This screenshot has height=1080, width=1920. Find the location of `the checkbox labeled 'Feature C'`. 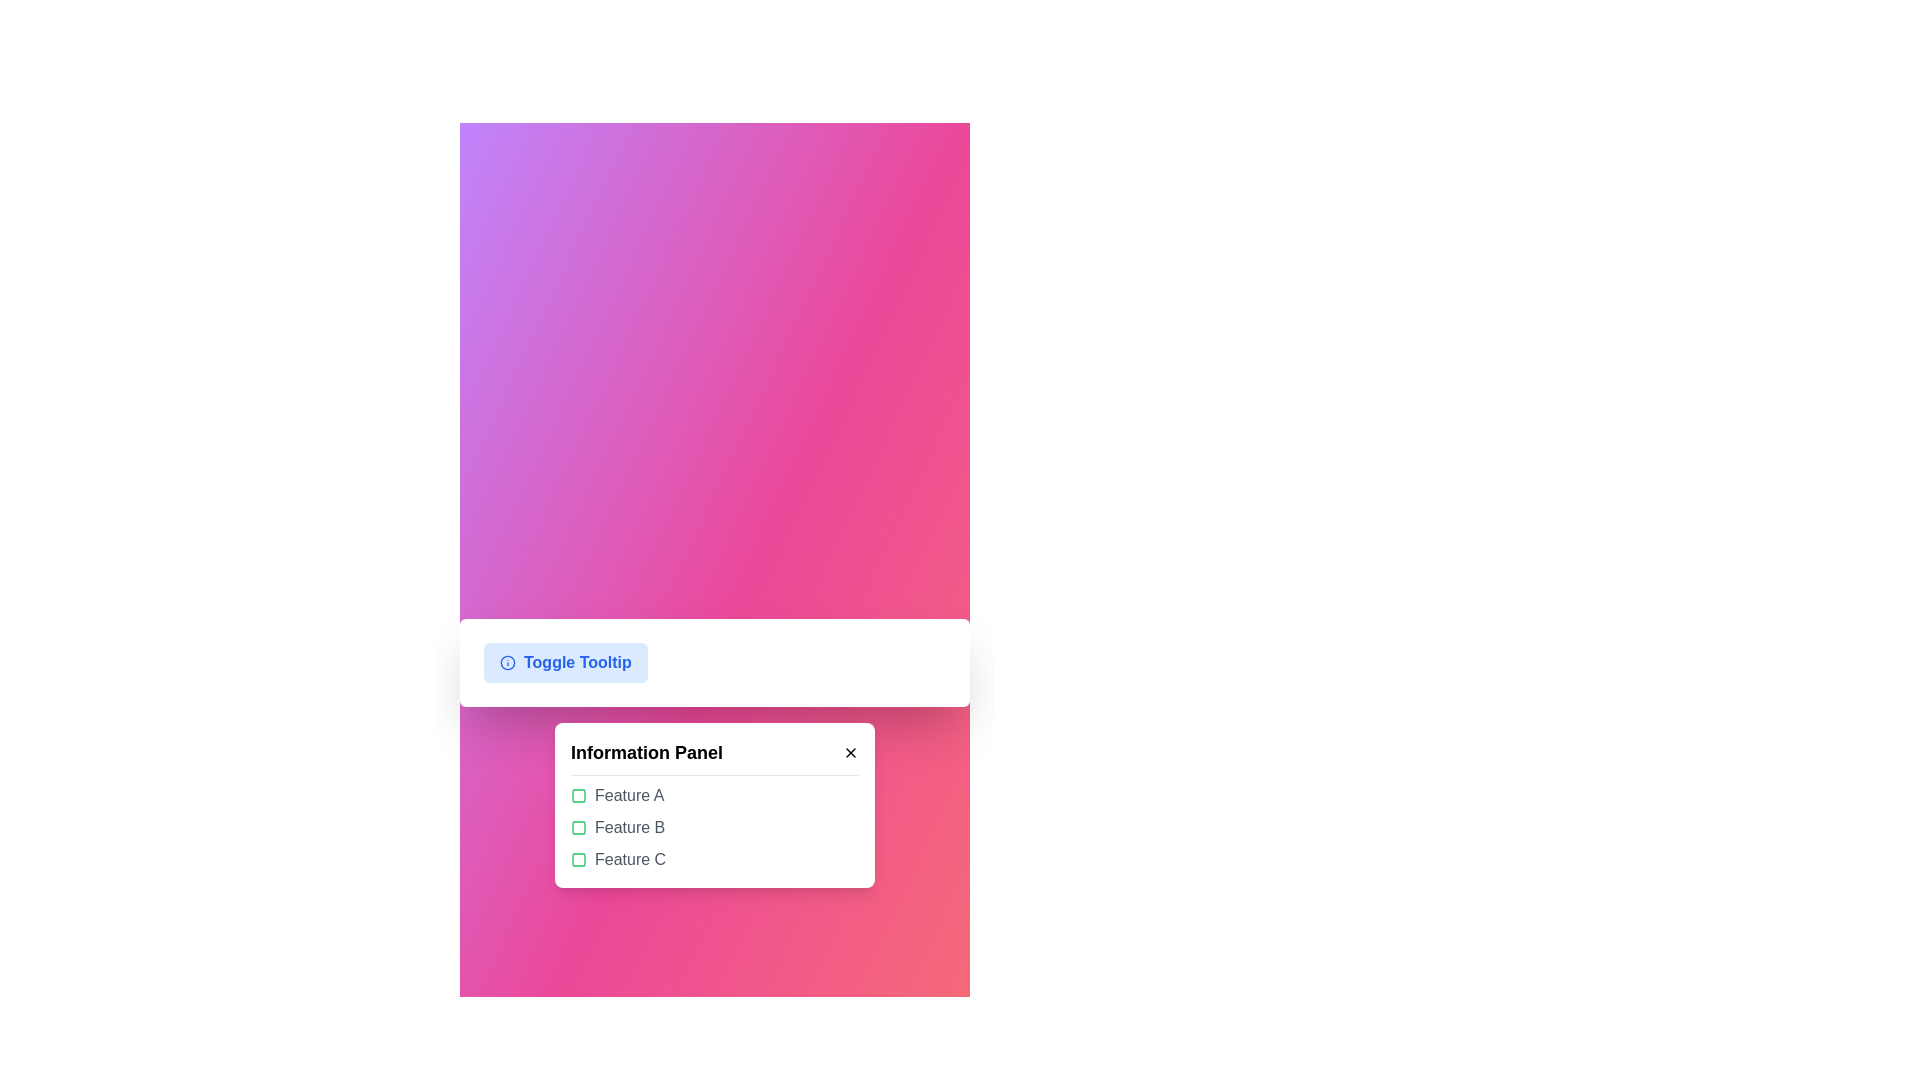

the checkbox labeled 'Feature C' is located at coordinates (715, 859).